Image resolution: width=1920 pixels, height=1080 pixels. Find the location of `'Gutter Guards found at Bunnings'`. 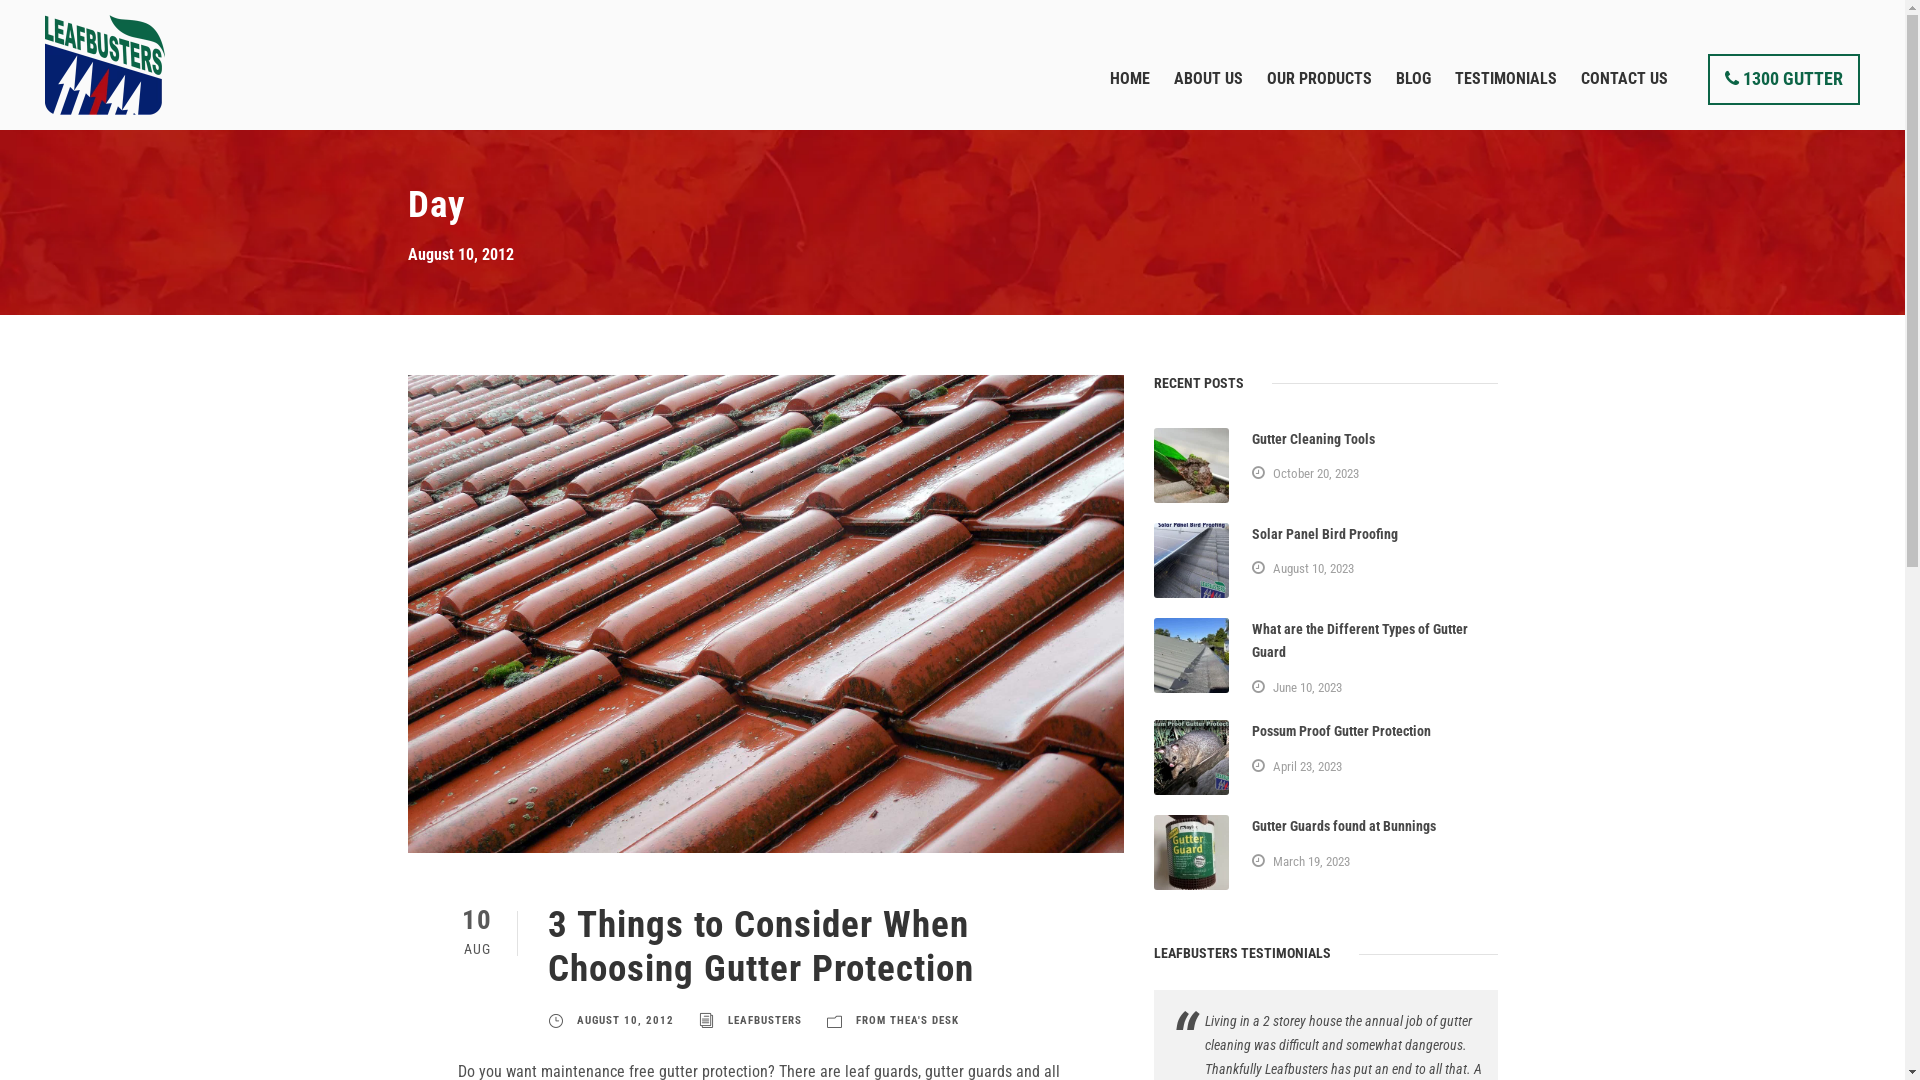

'Gutter Guards found at Bunnings' is located at coordinates (1251, 825).